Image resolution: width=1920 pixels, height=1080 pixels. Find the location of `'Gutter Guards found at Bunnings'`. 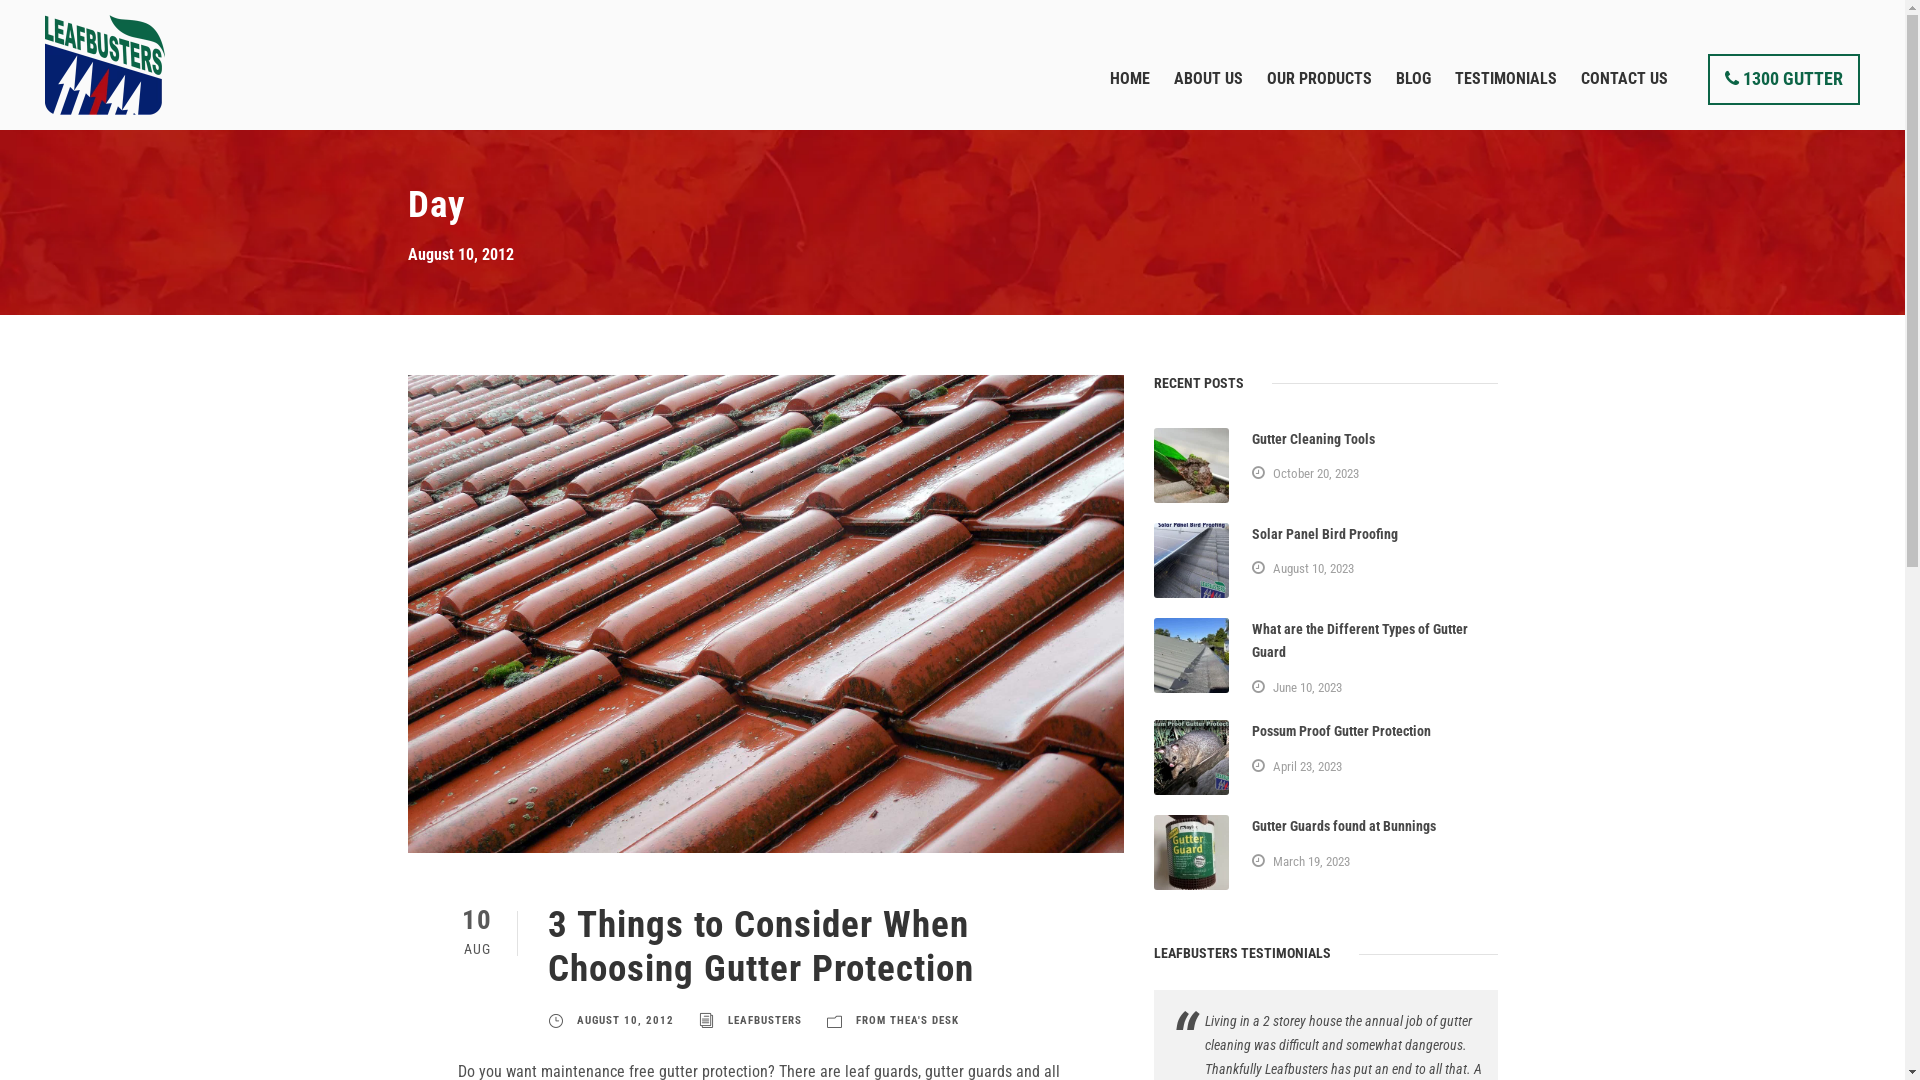

'Gutter Guards found at Bunnings' is located at coordinates (1251, 825).